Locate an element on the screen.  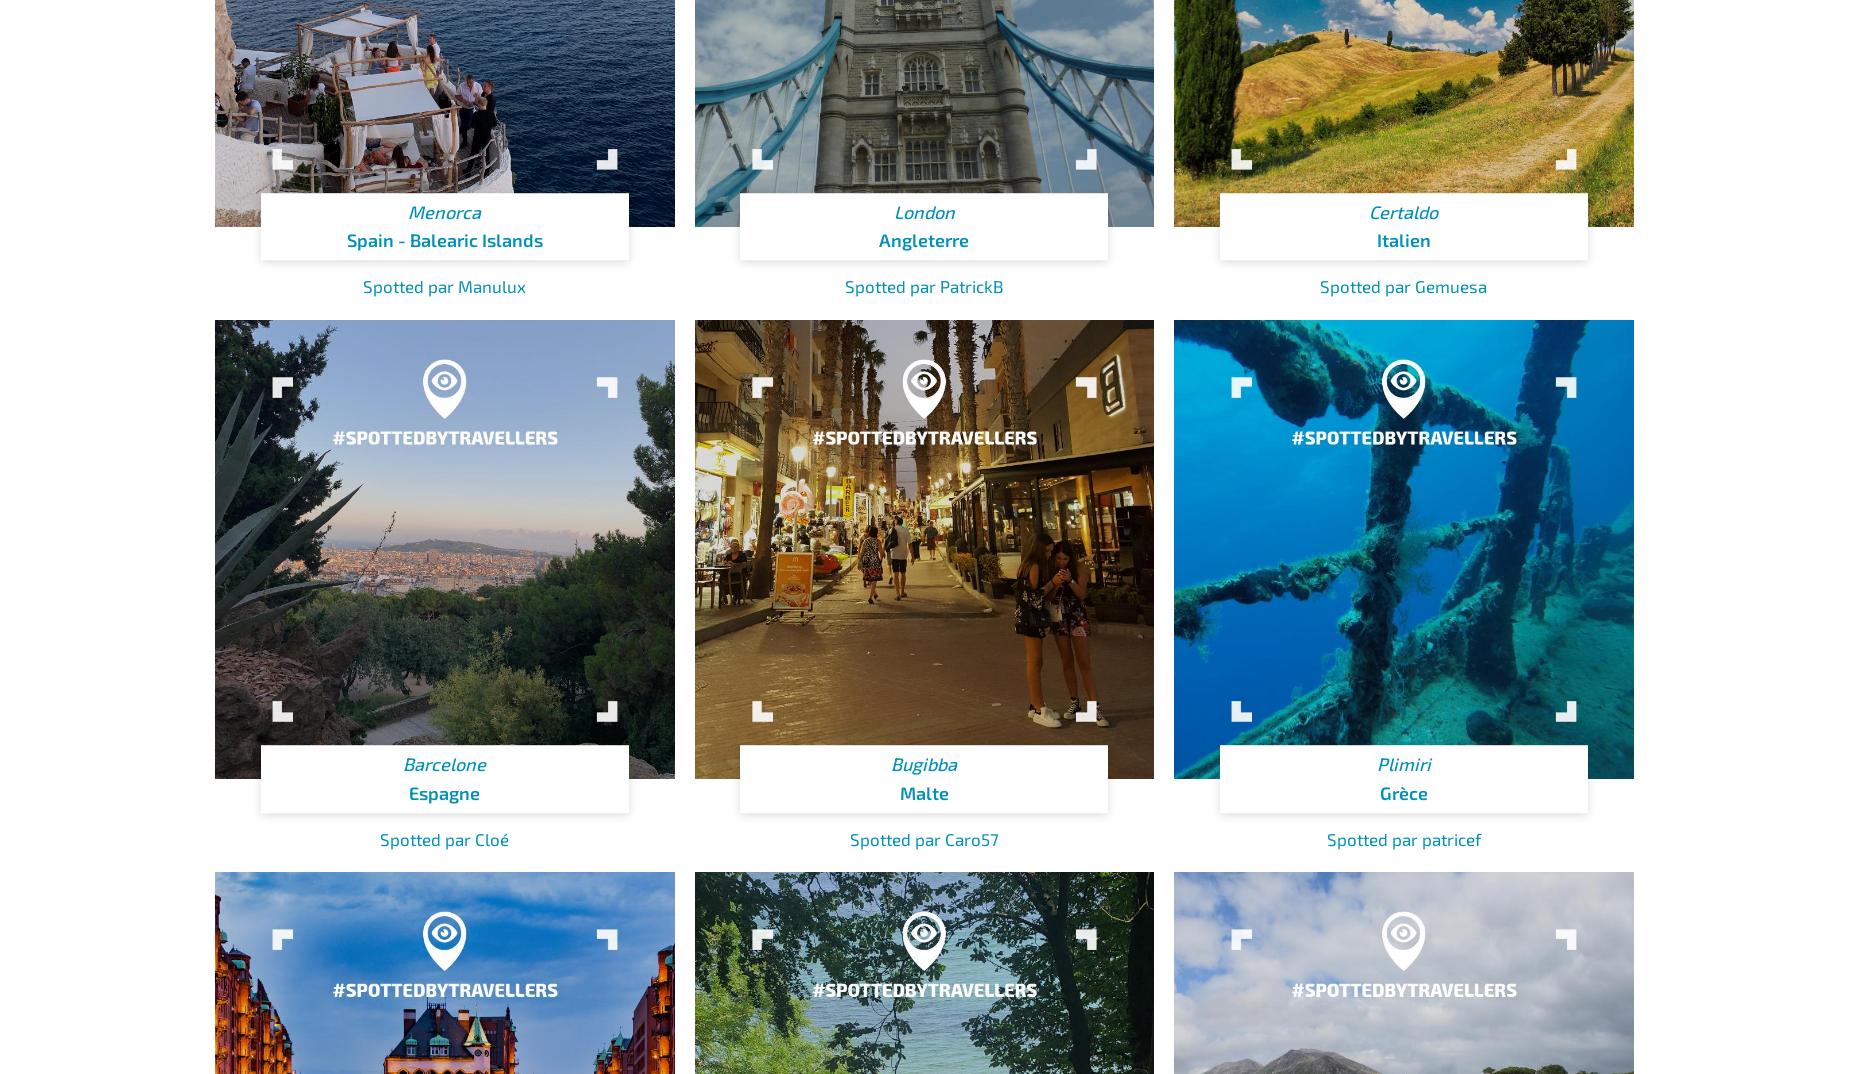
'Certaldo' is located at coordinates (1403, 211).